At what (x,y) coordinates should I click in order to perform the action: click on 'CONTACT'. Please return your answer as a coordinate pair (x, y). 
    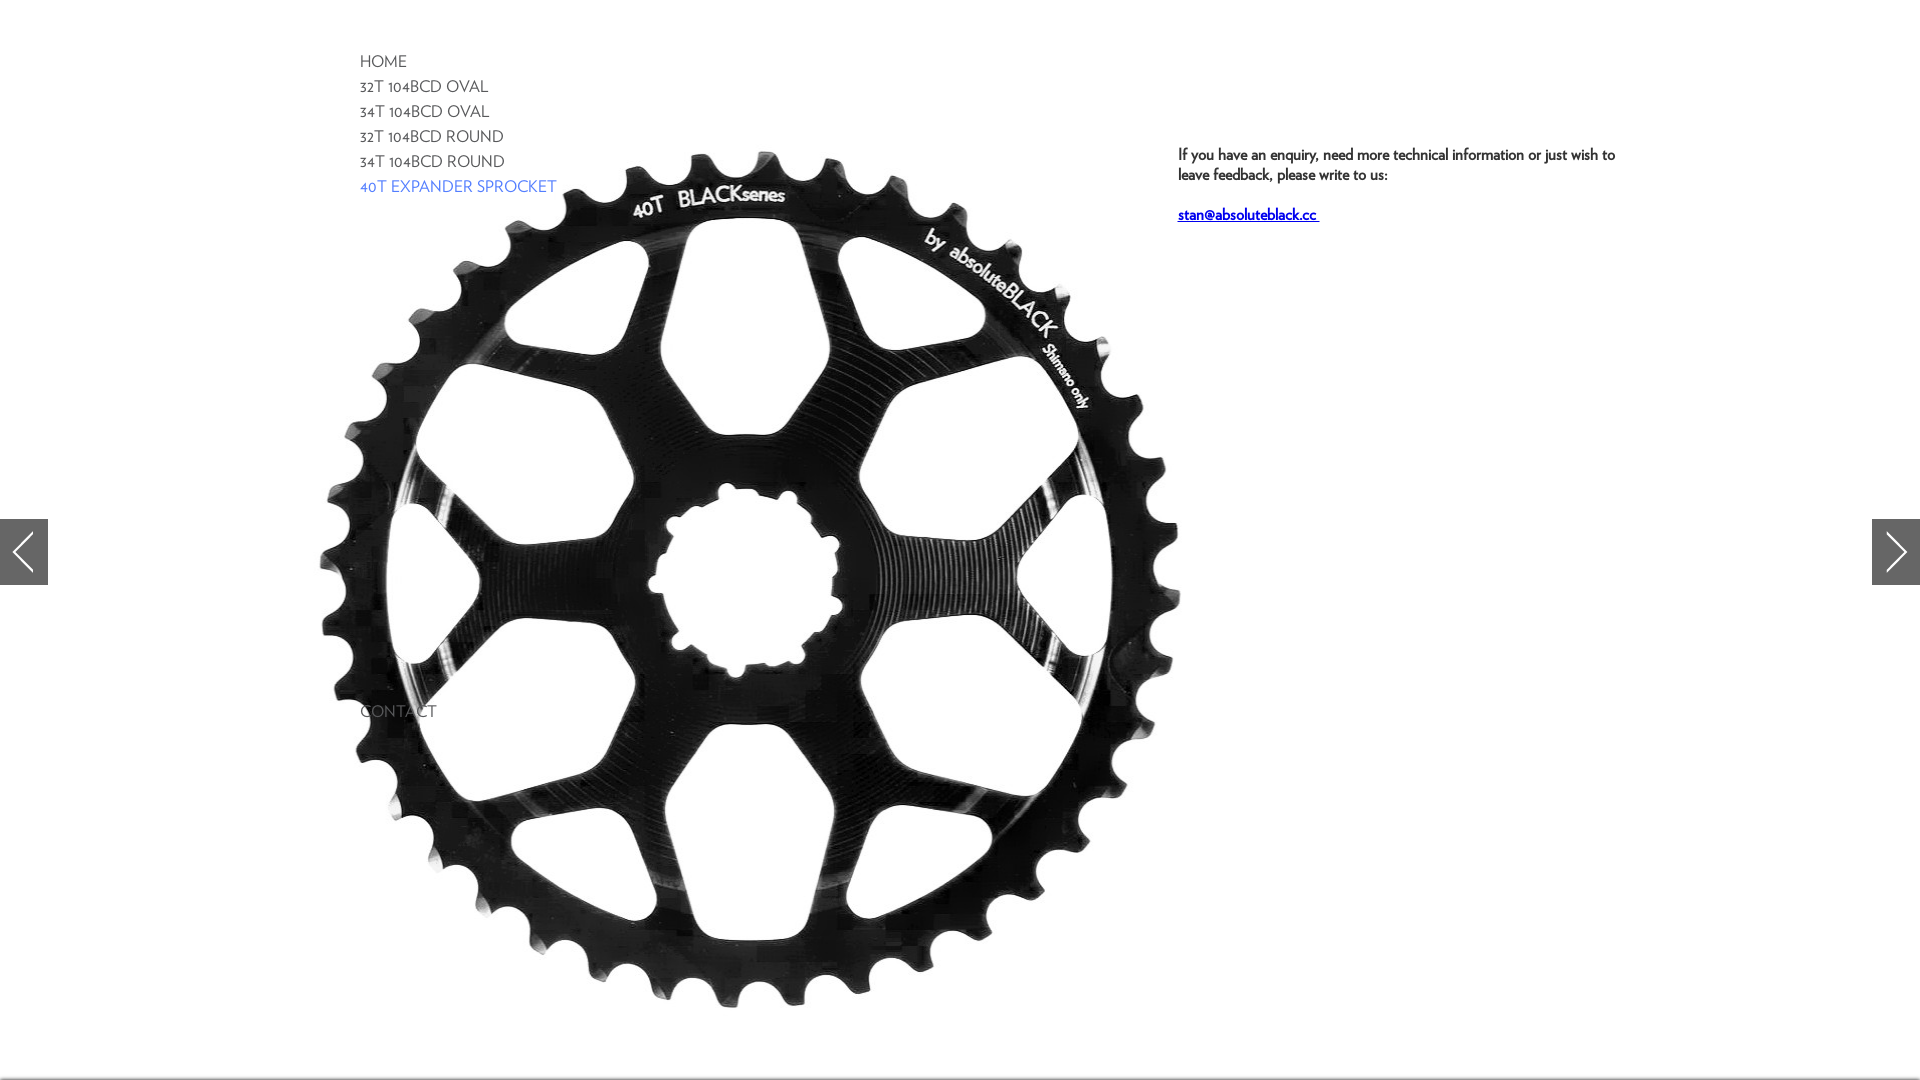
    Looking at the image, I should click on (398, 711).